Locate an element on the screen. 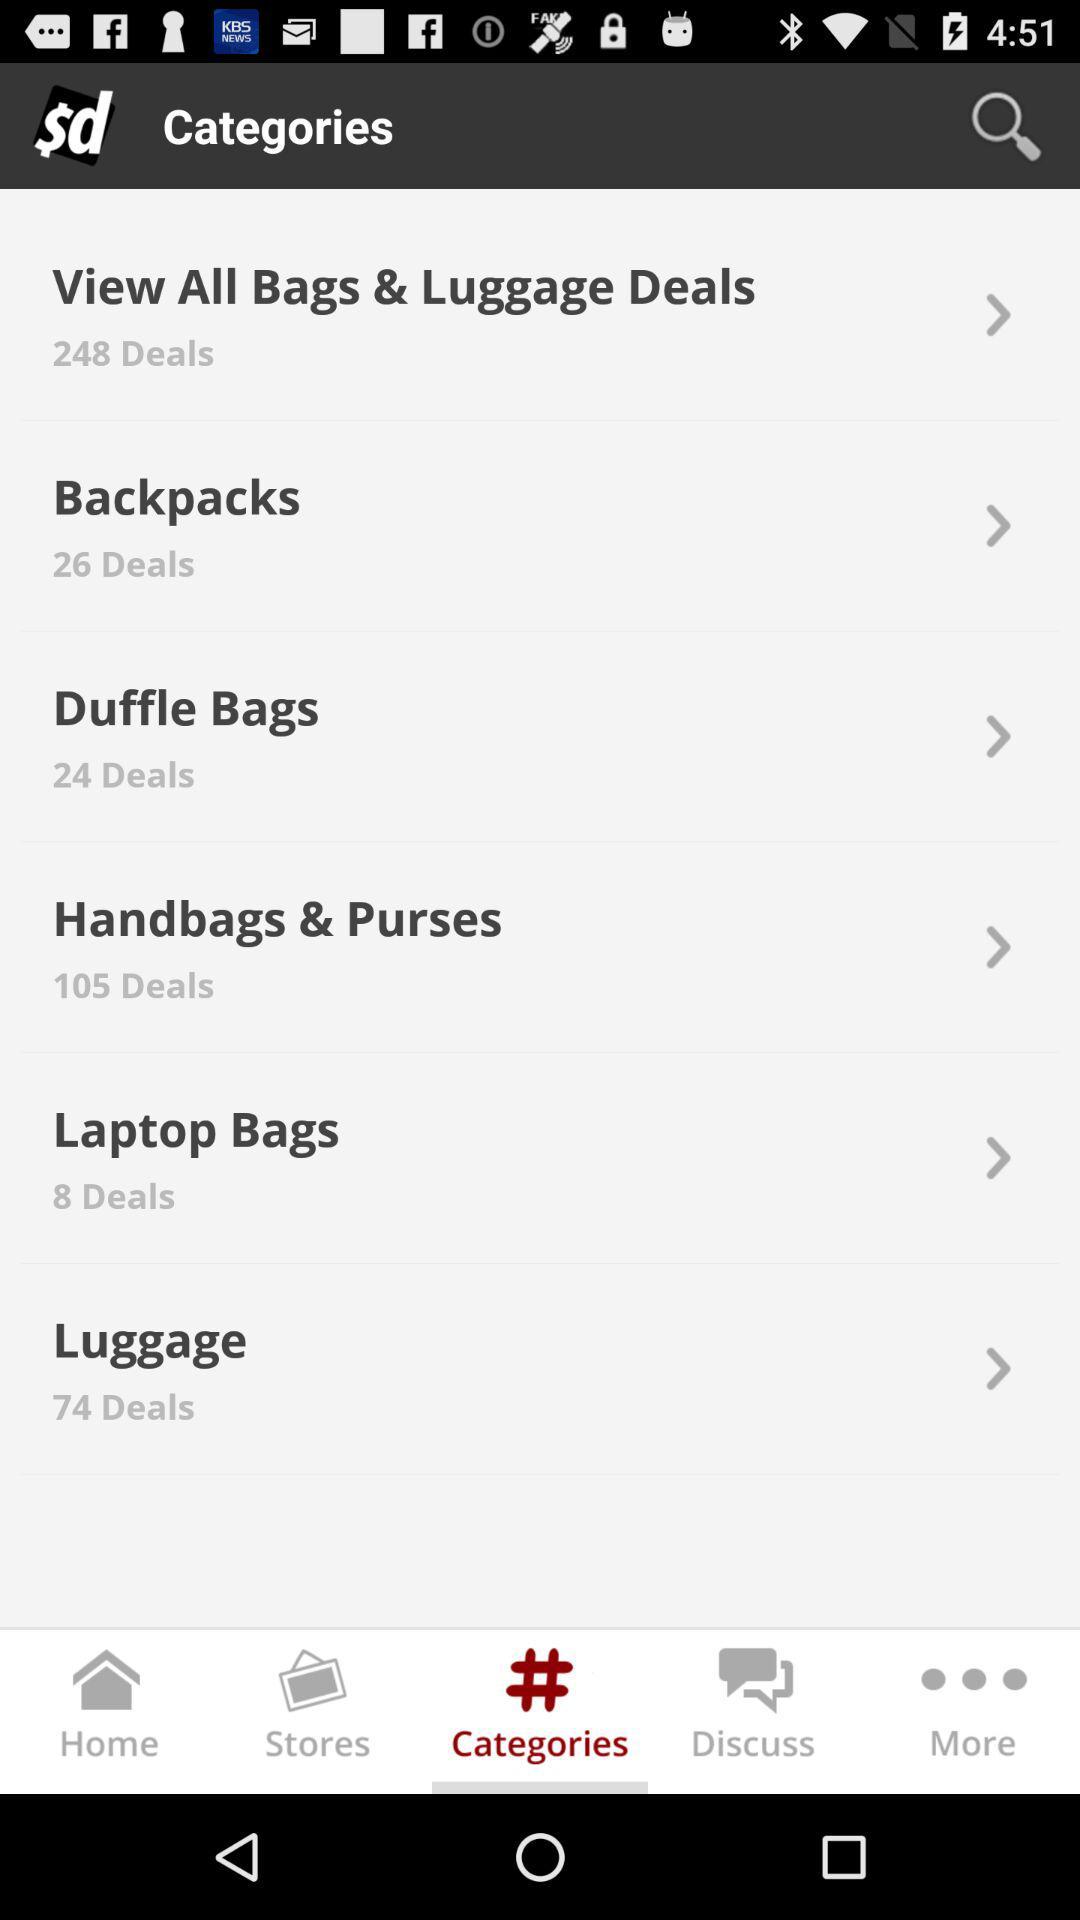  icon on the right side of handbags  bags is located at coordinates (995, 946).